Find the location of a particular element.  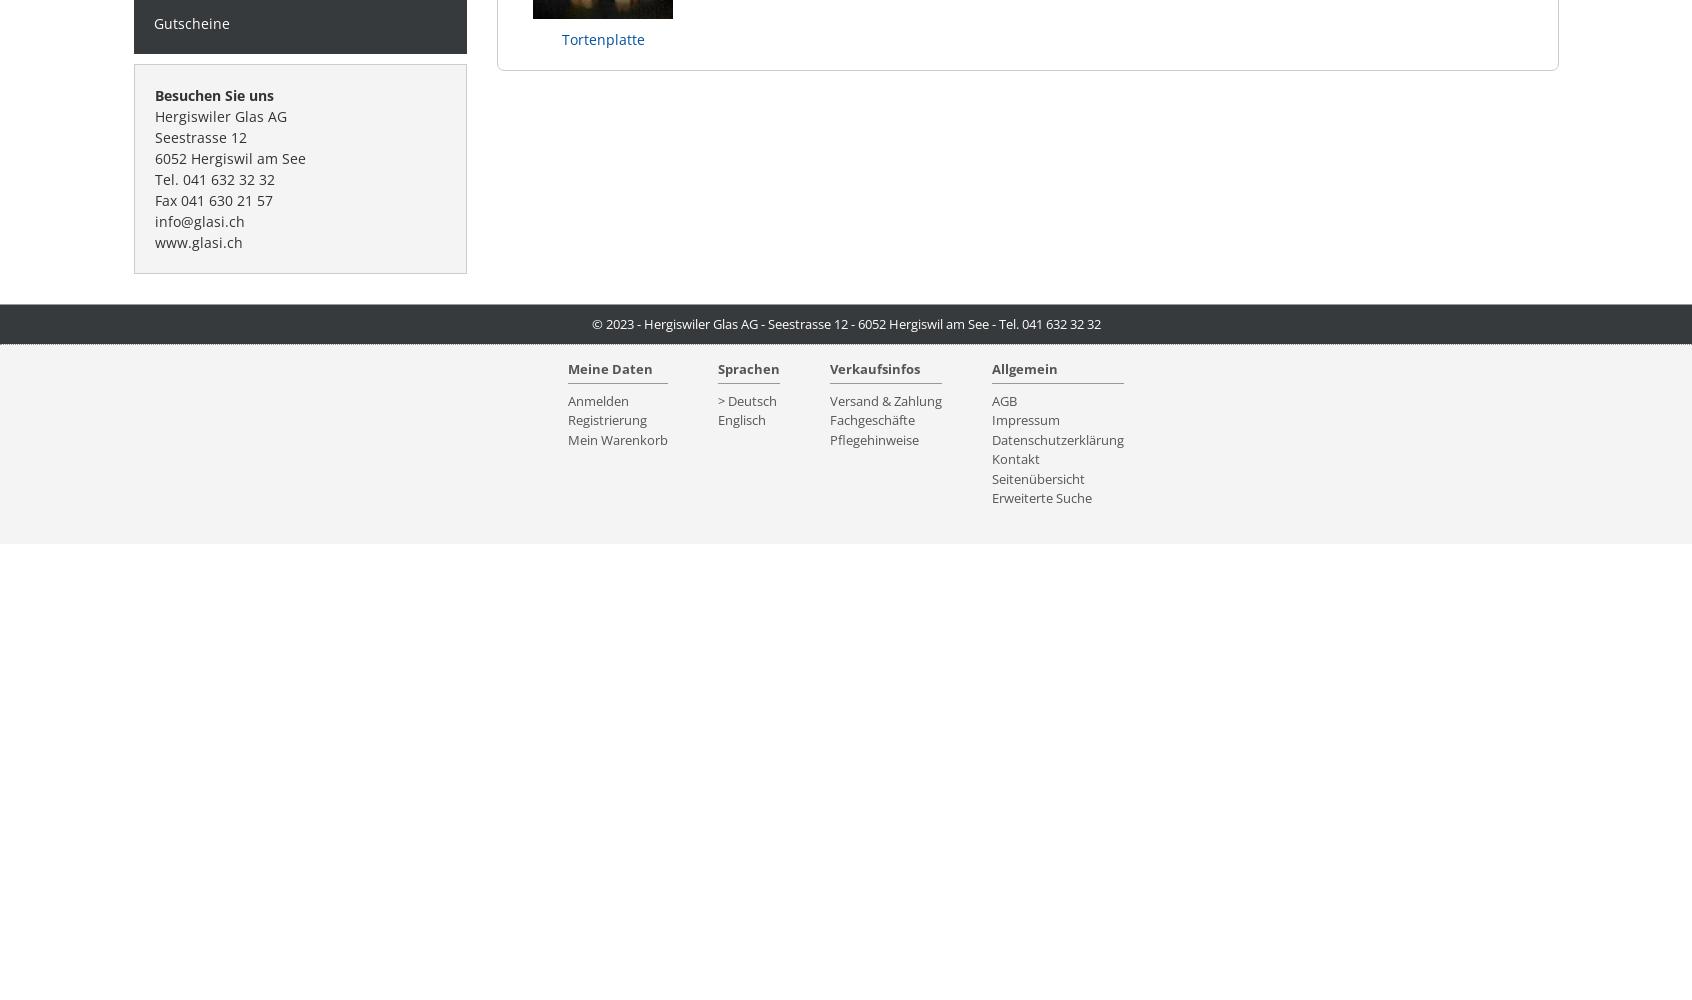

'Gutscheine' is located at coordinates (190, 22).